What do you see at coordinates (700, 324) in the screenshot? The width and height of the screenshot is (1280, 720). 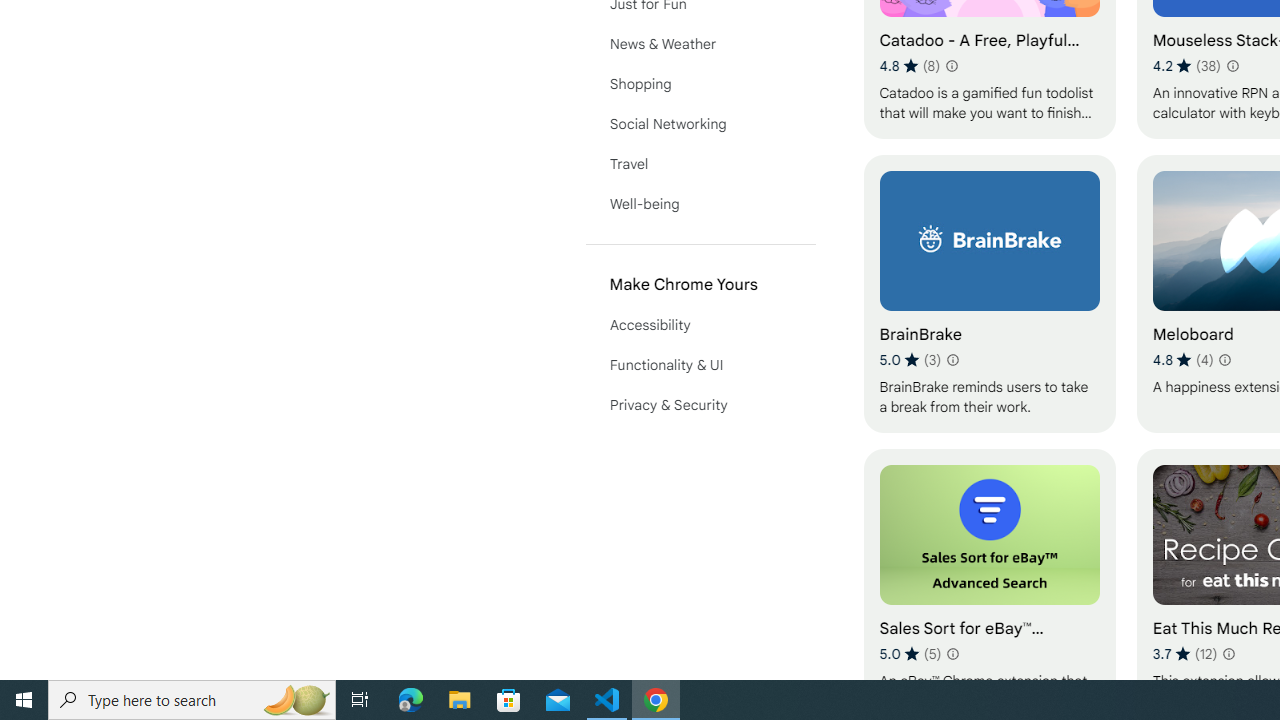 I see `'Accessibility'` at bounding box center [700, 324].